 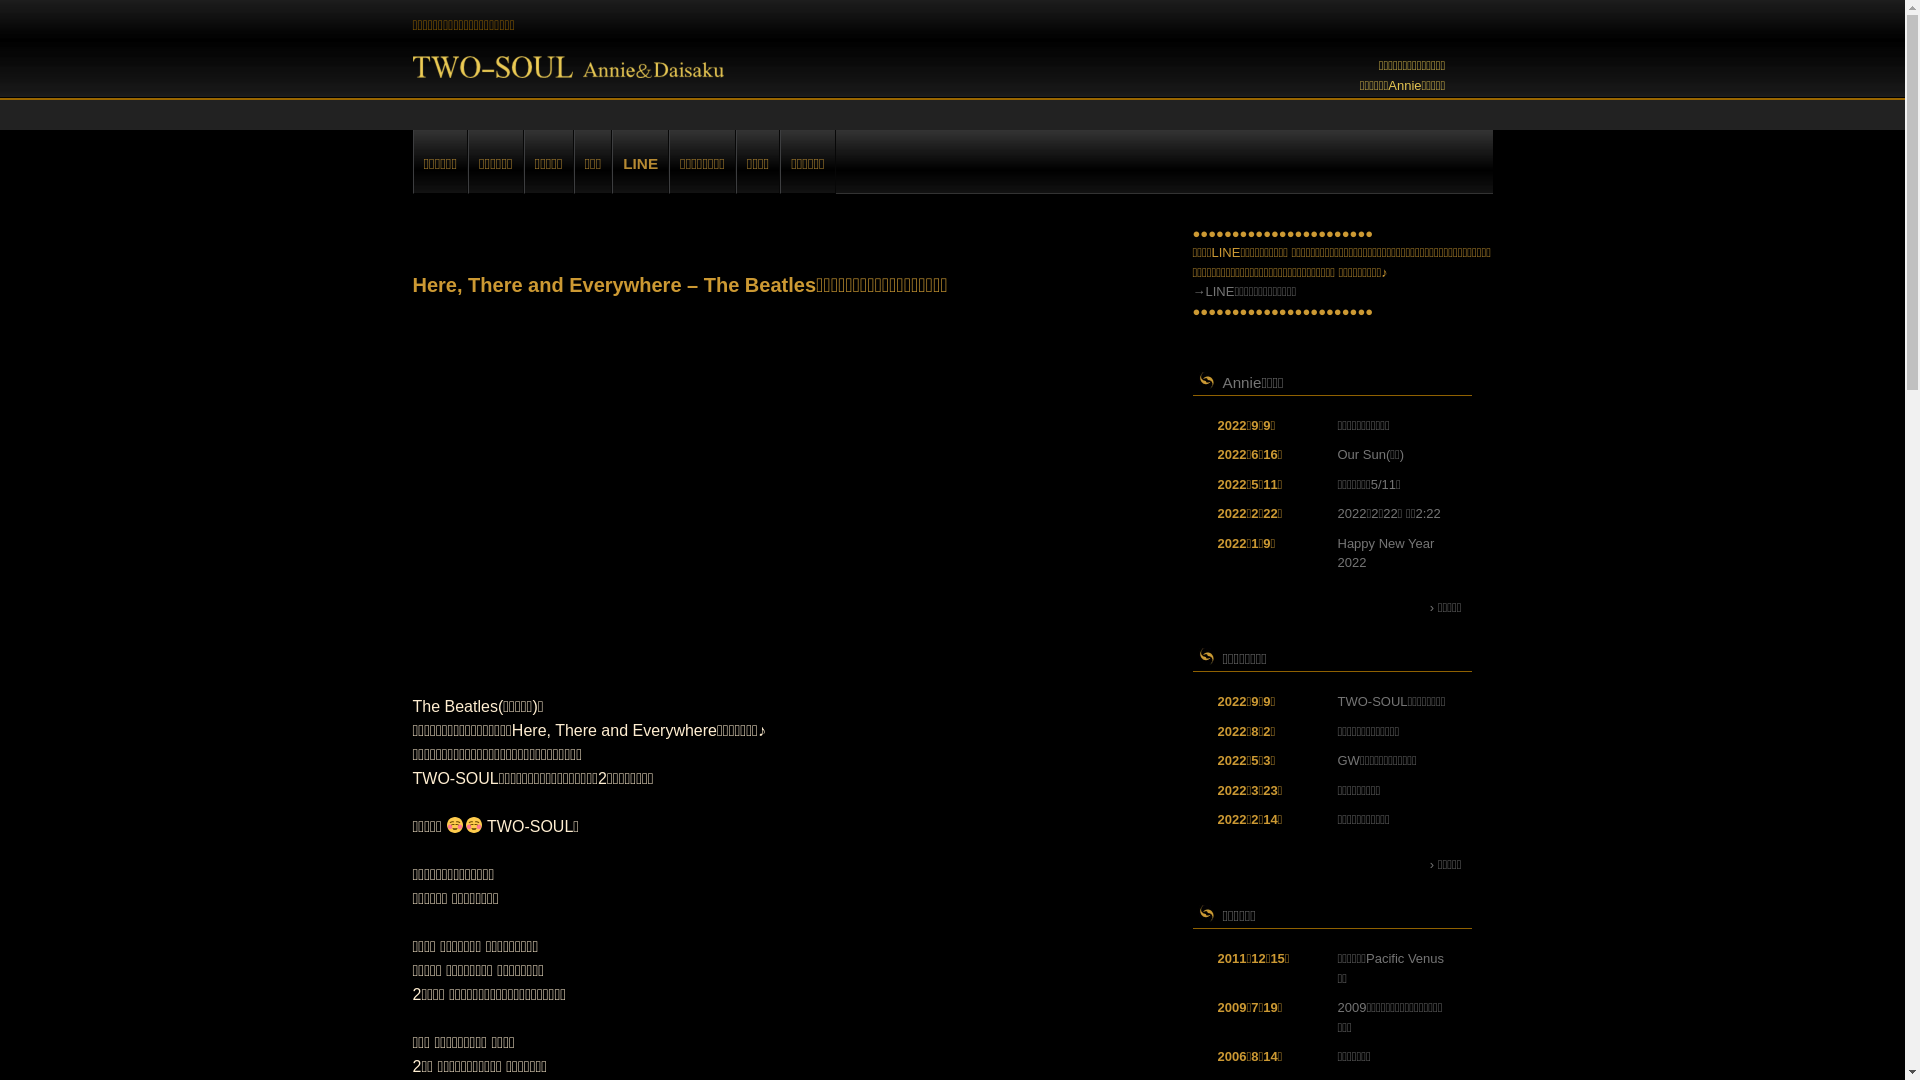 I want to click on 'LINE', so click(x=640, y=161).